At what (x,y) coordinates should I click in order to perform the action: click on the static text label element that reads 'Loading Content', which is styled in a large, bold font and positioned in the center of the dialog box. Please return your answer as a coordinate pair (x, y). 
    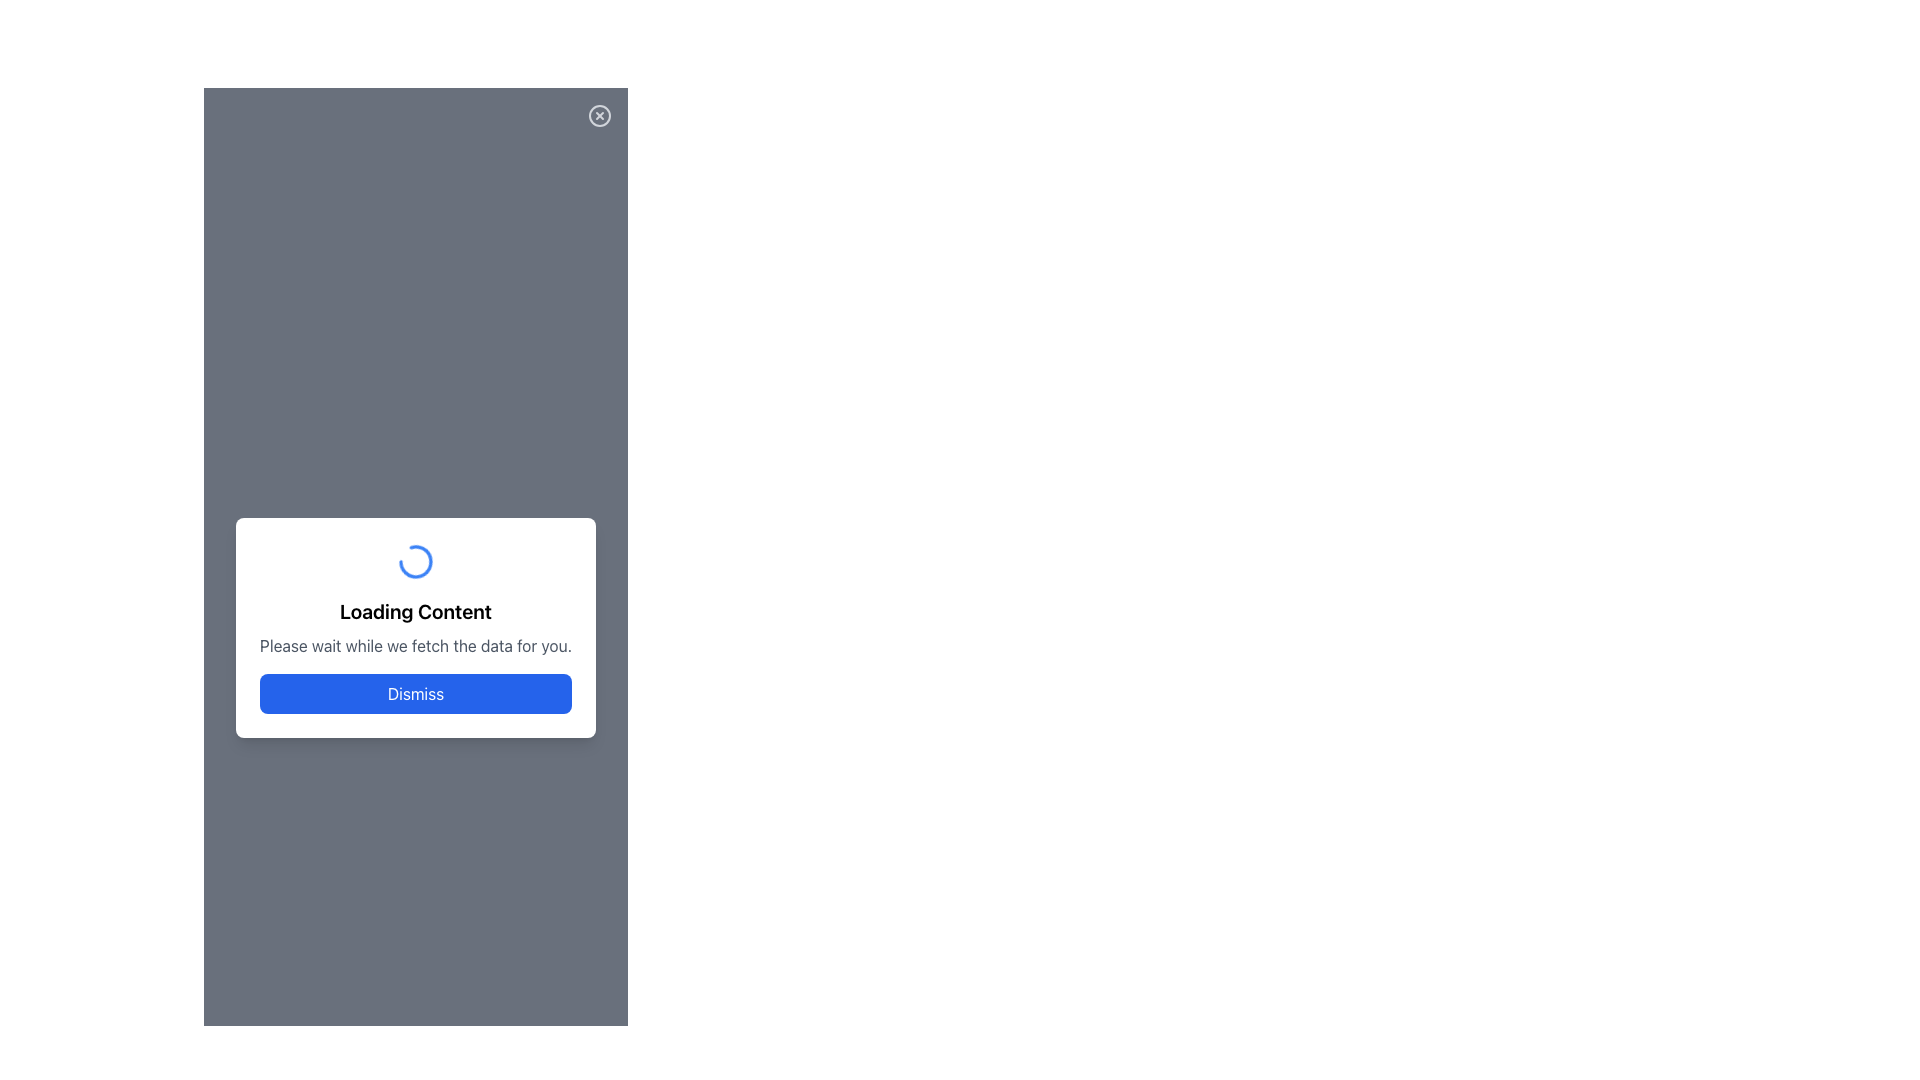
    Looking at the image, I should click on (415, 611).